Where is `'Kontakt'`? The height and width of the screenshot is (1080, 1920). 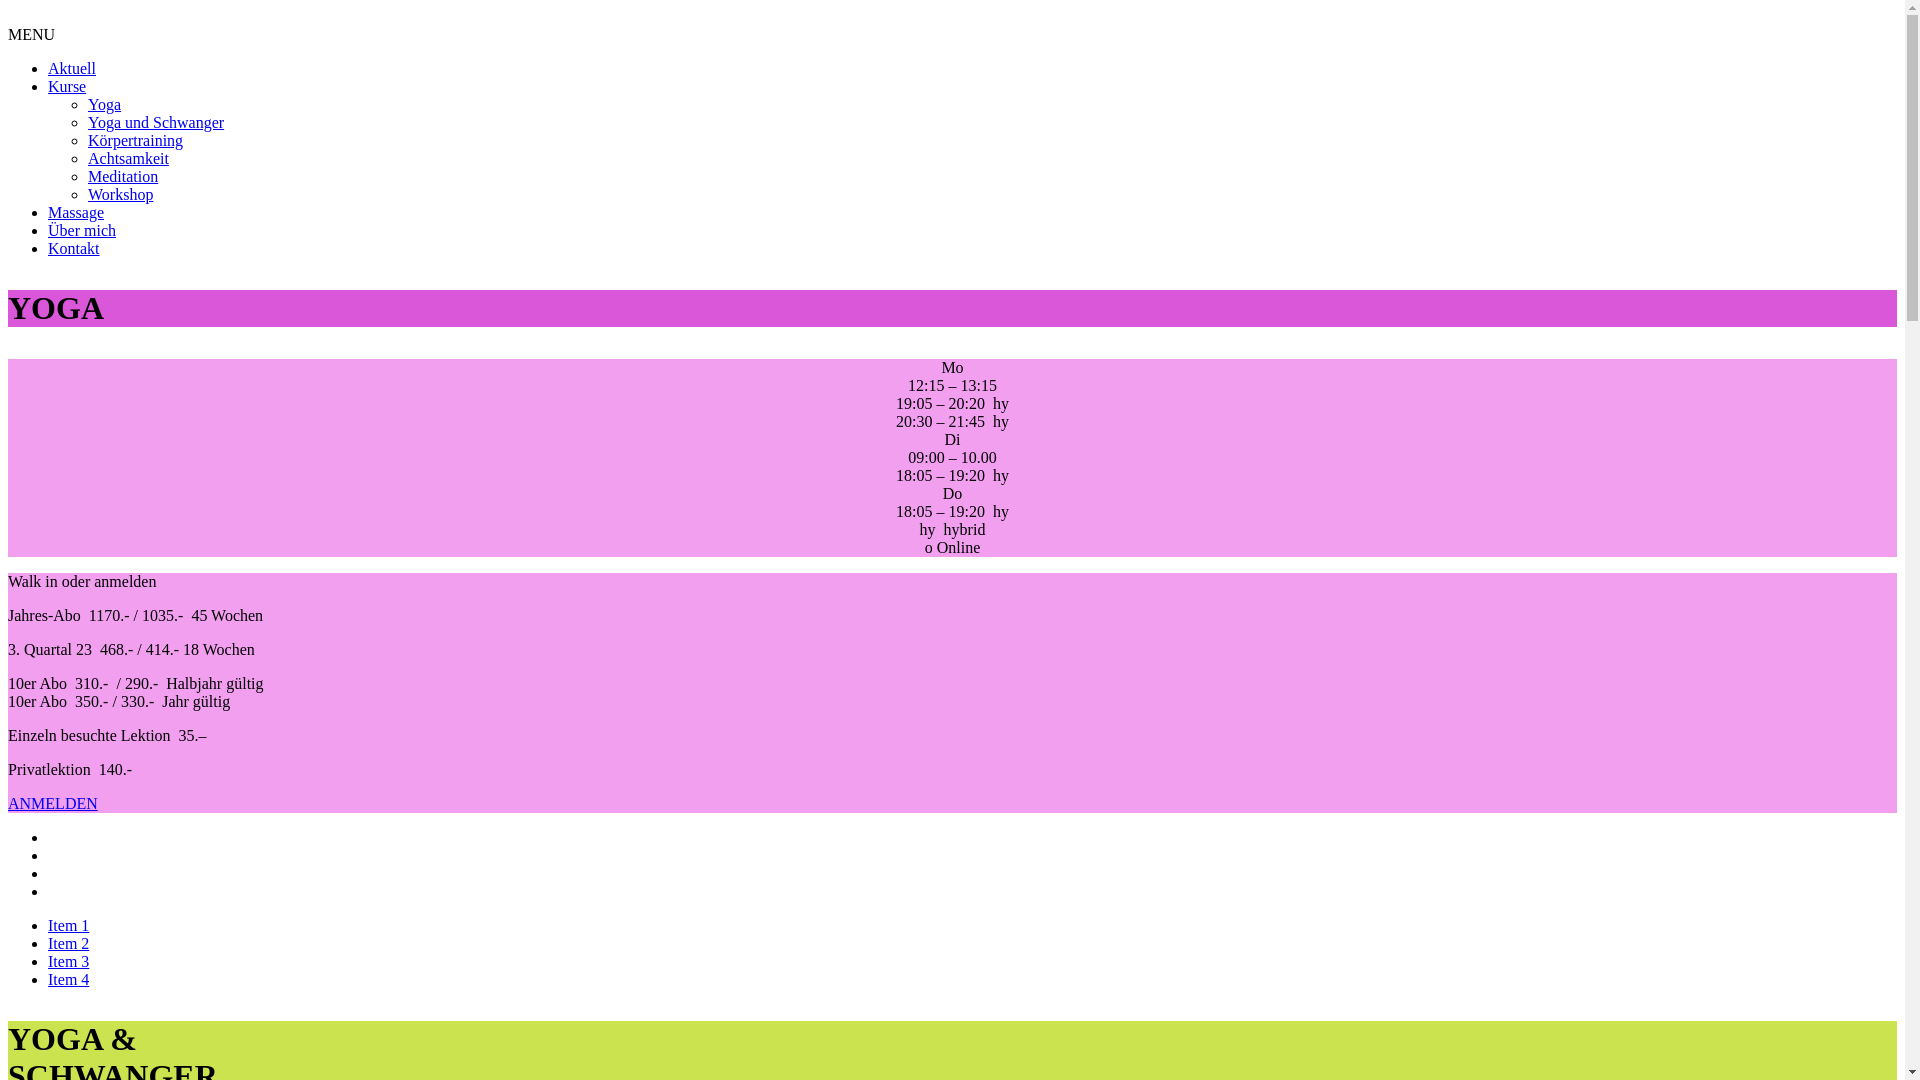
'Kontakt' is located at coordinates (73, 247).